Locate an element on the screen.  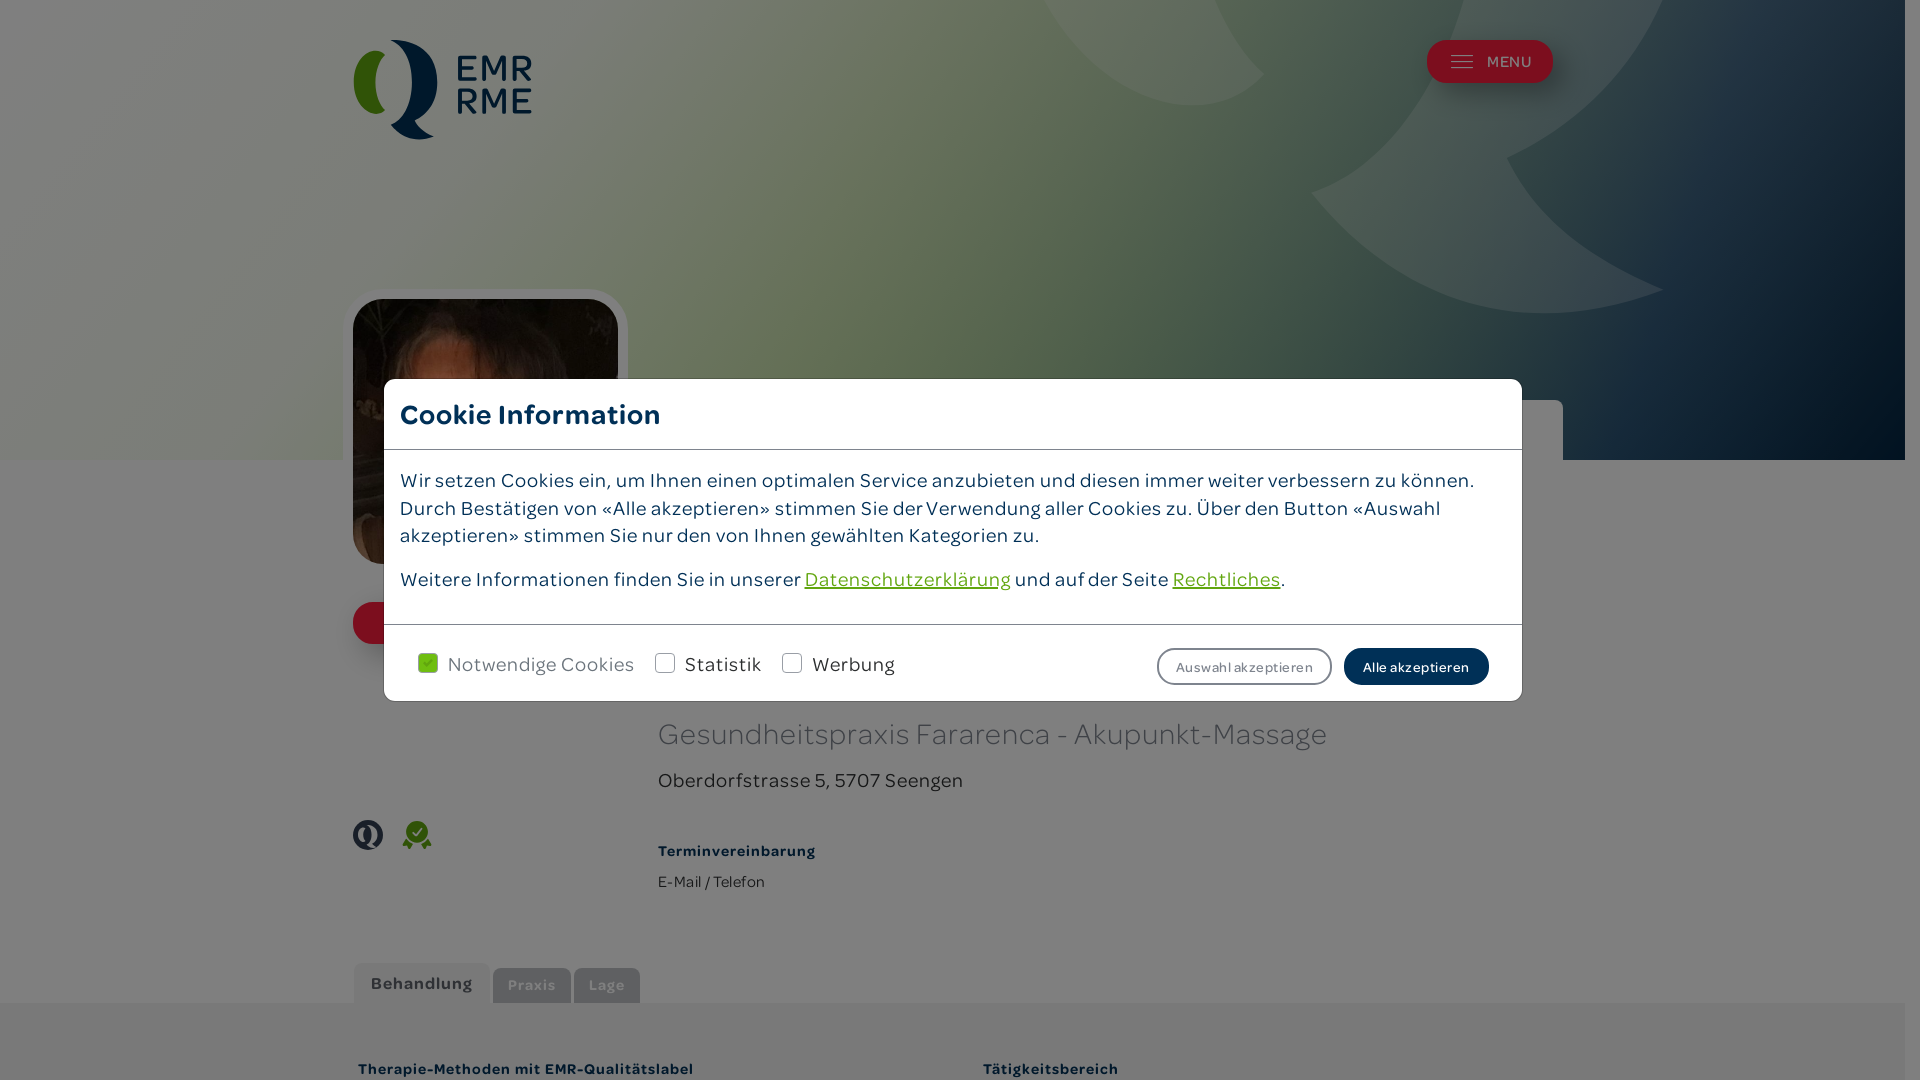
'Behandlung' is located at coordinates (421, 982).